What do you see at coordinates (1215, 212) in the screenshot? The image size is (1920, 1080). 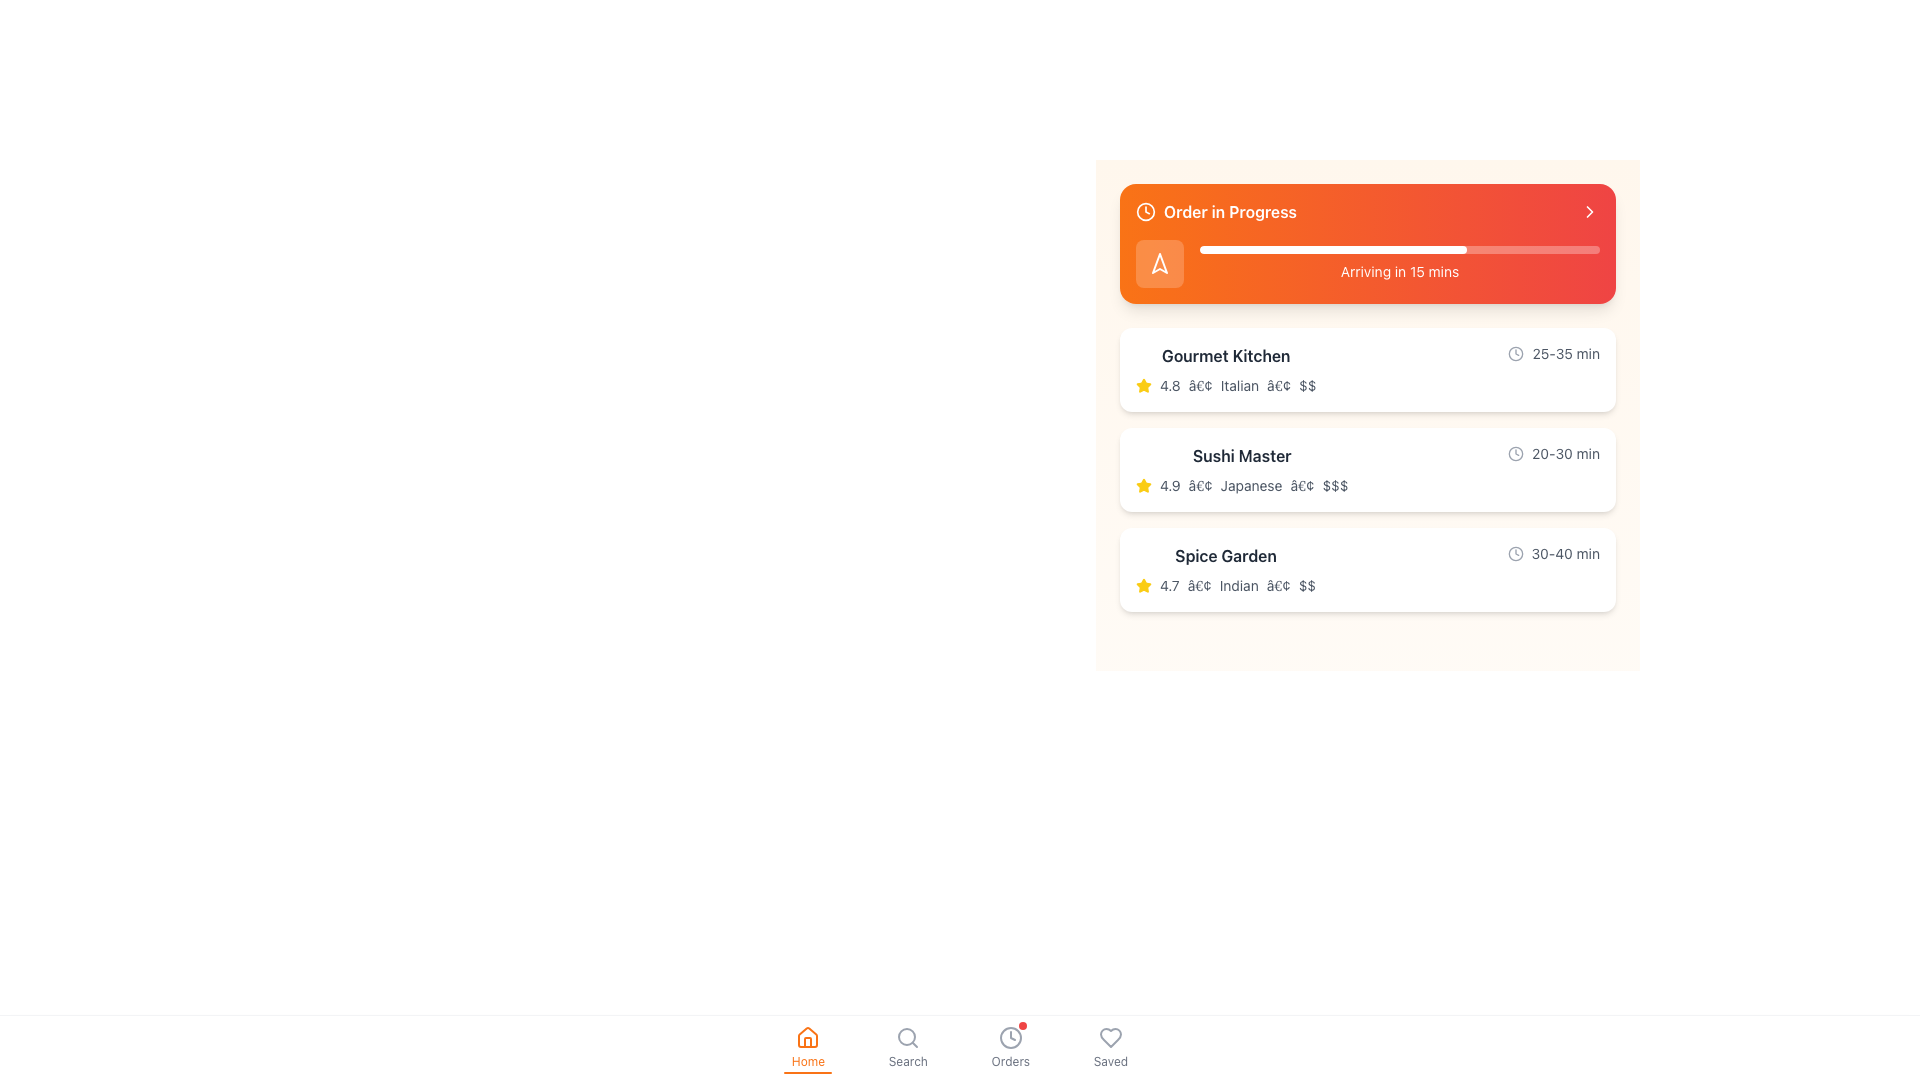 I see `status indicator text located at the top-left of the orange gradient interface section, which informs the user about the current order progress` at bounding box center [1215, 212].